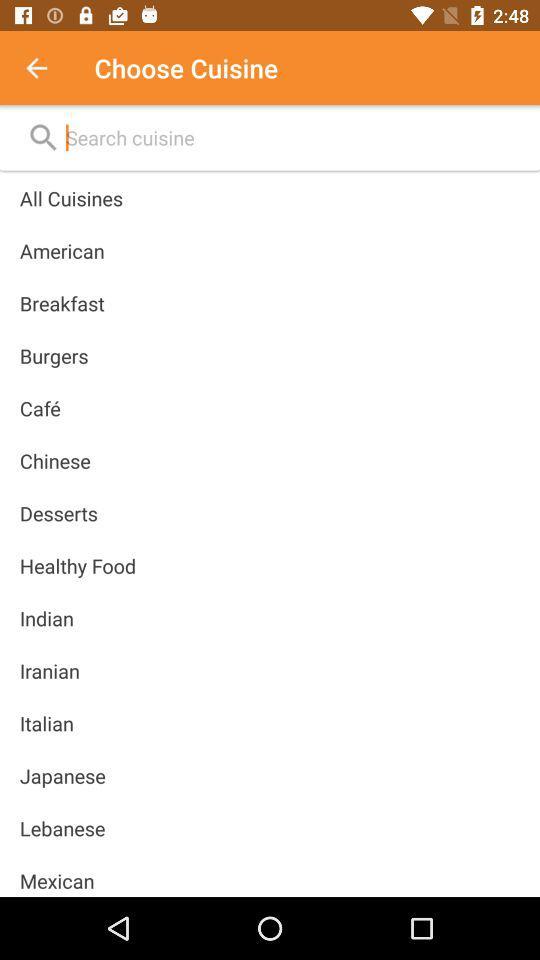  Describe the element at coordinates (62, 828) in the screenshot. I see `icon below japanese` at that location.